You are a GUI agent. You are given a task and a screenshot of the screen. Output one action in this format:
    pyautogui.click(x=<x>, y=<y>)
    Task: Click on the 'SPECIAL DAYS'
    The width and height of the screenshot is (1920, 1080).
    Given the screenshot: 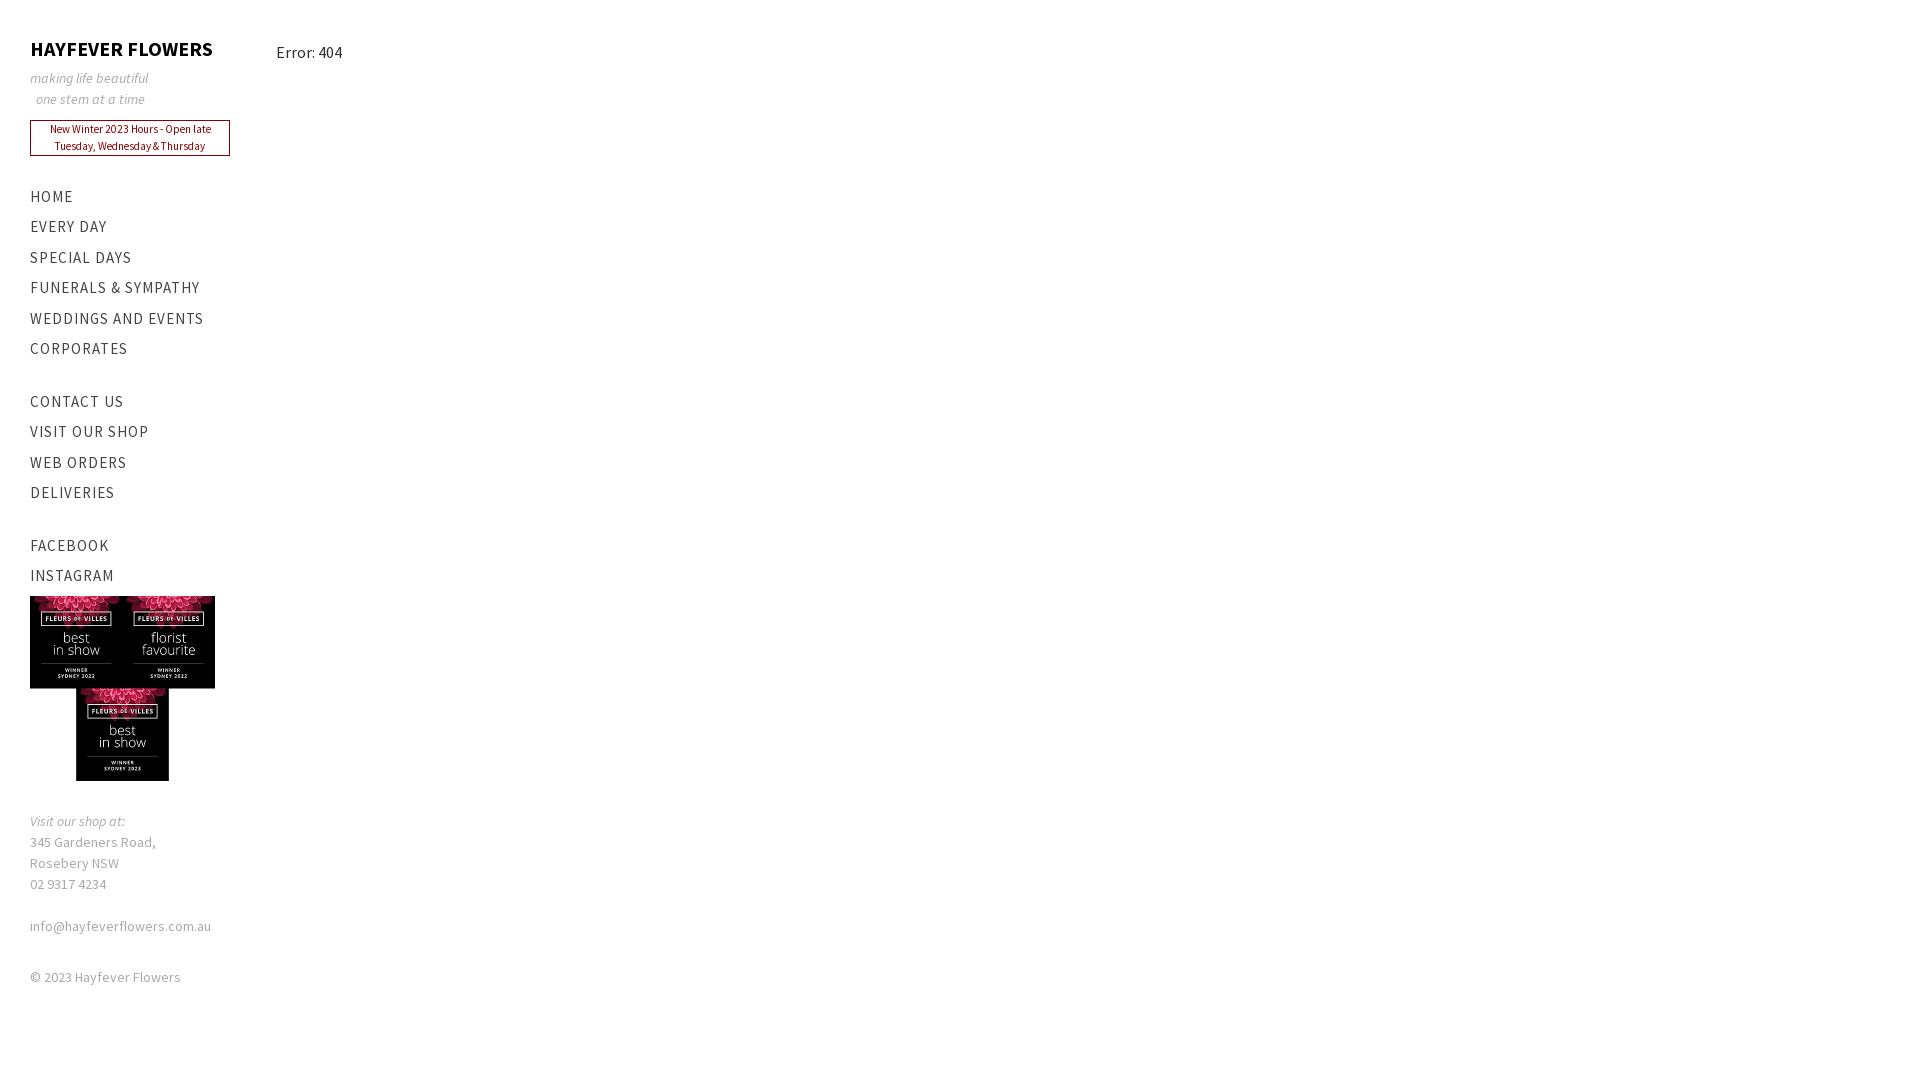 What is the action you would take?
    pyautogui.click(x=128, y=257)
    